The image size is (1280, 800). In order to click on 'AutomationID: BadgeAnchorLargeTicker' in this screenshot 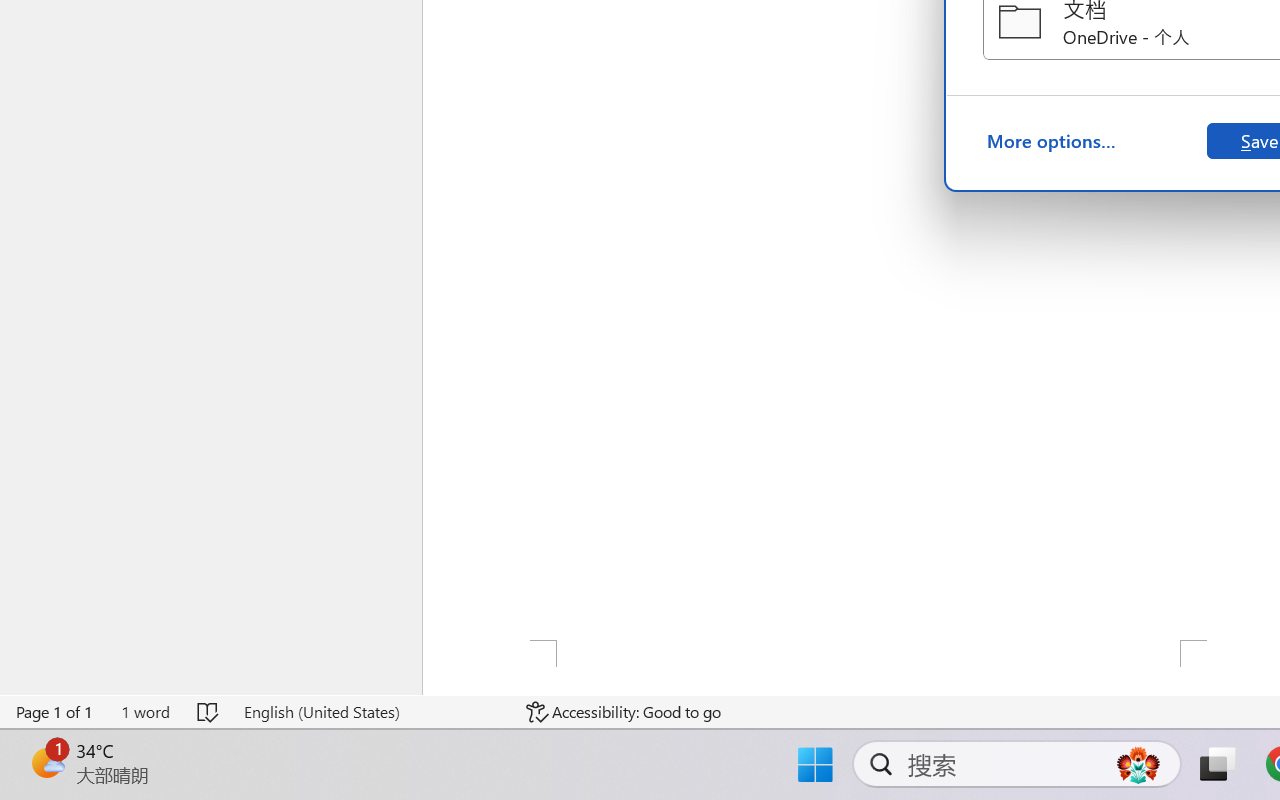, I will do `click(46, 762)`.